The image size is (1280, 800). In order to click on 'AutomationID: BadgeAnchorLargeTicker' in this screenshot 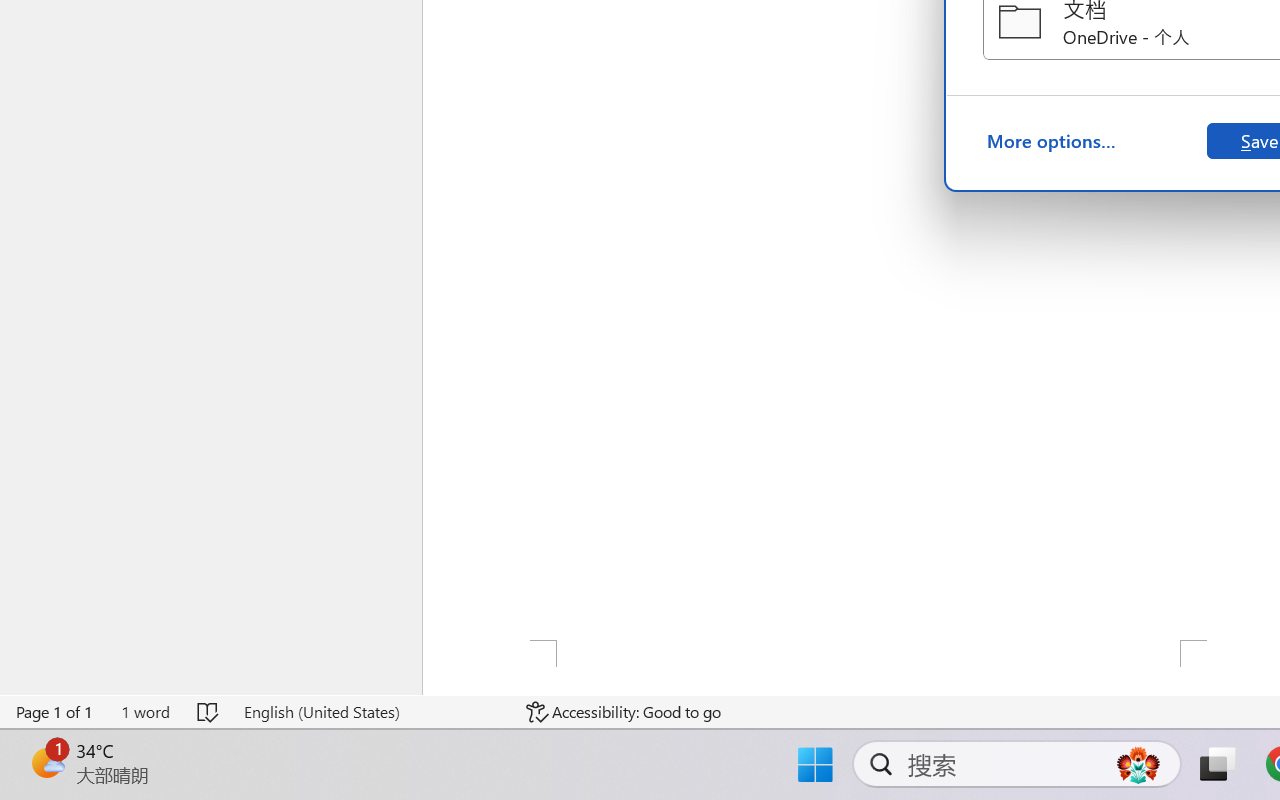, I will do `click(46, 762)`.